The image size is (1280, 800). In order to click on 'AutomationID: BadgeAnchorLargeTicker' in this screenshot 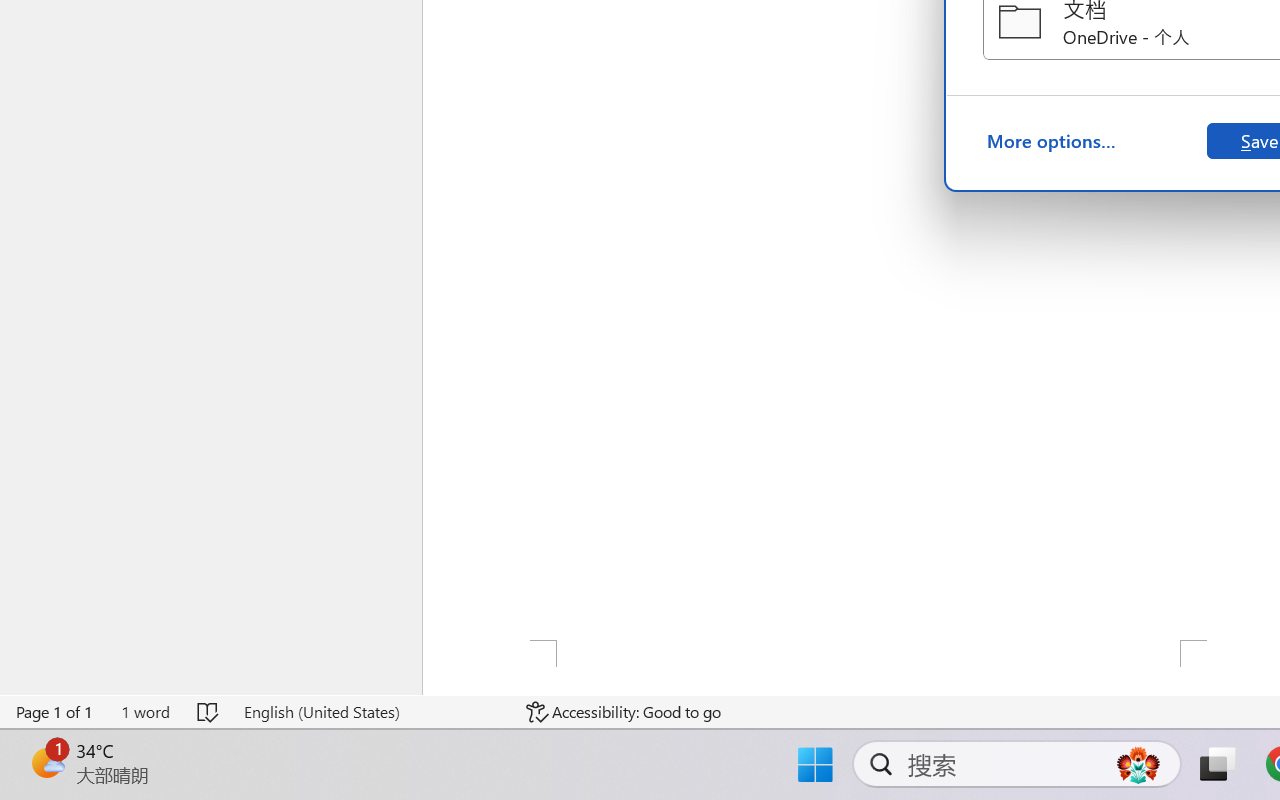, I will do `click(46, 762)`.